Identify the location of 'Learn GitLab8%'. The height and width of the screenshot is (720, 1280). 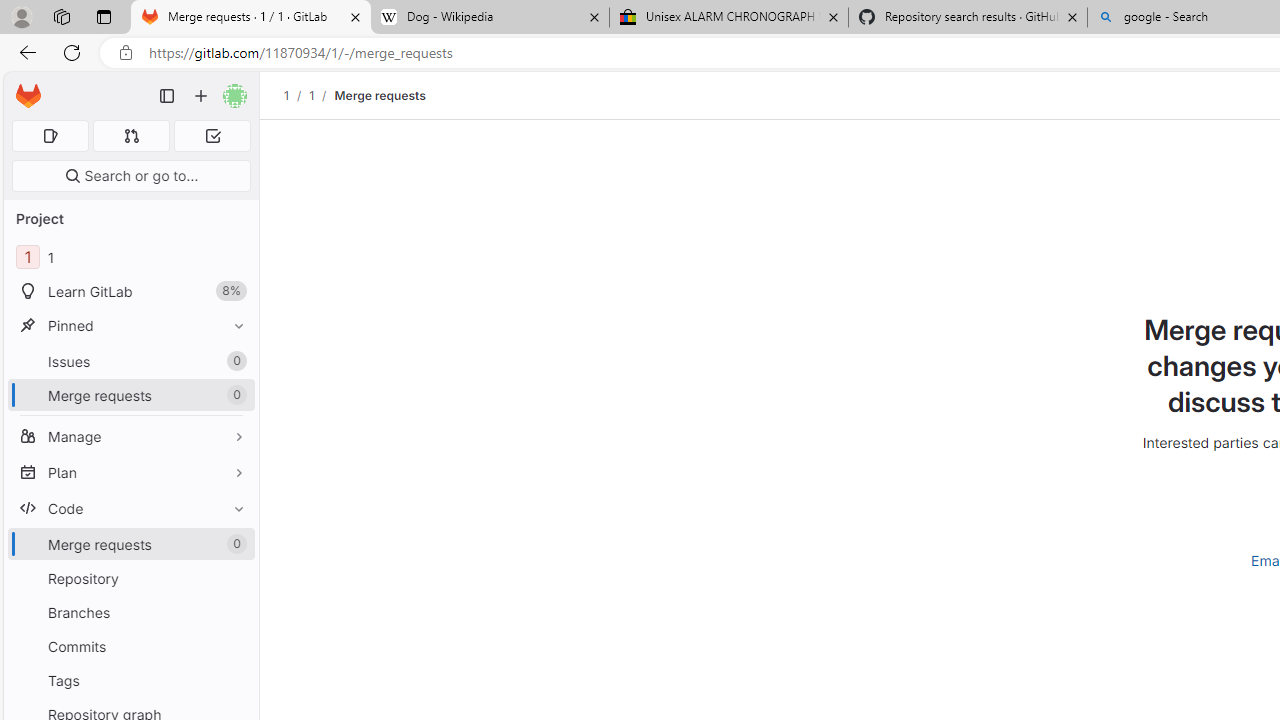
(130, 291).